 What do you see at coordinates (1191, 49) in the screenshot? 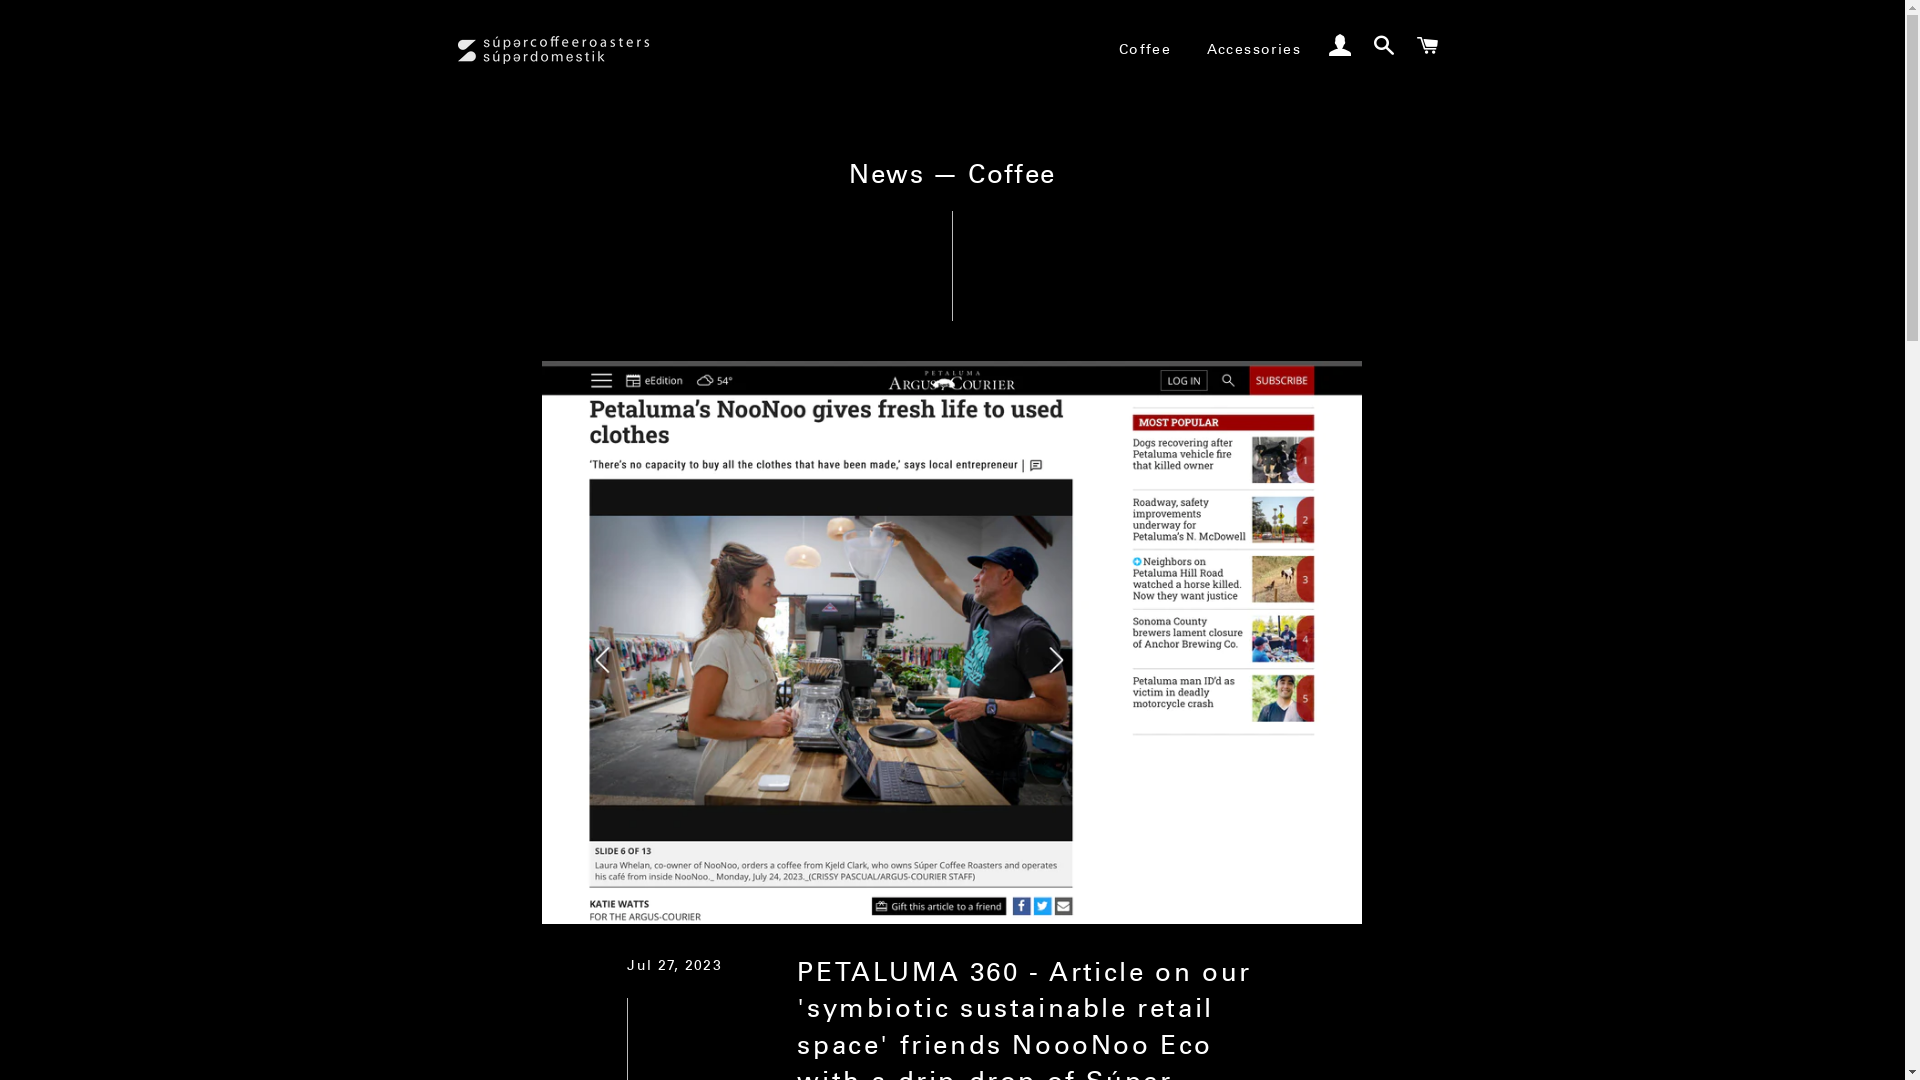
I see `'Accessories'` at bounding box center [1191, 49].